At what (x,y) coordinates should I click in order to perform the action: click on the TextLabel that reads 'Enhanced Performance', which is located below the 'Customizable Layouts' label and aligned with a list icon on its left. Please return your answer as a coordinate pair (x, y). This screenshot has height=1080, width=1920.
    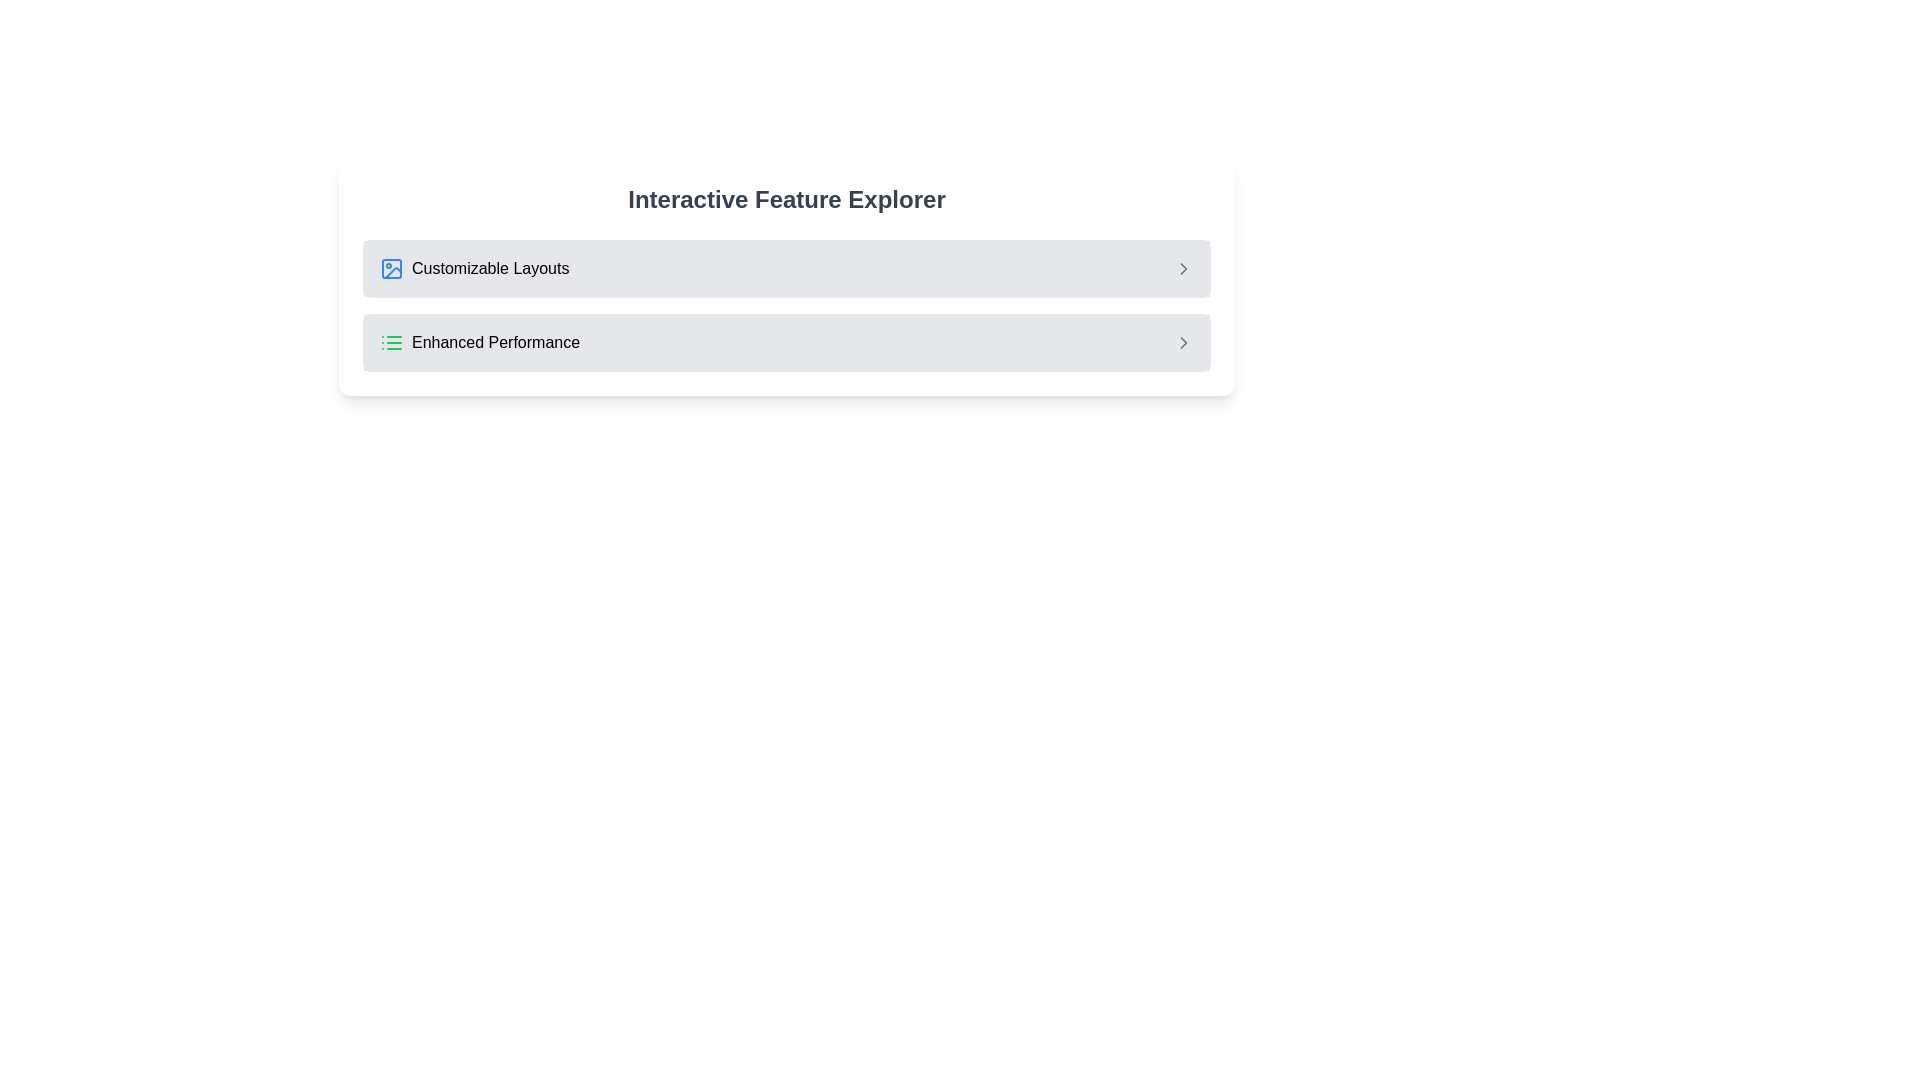
    Looking at the image, I should click on (496, 342).